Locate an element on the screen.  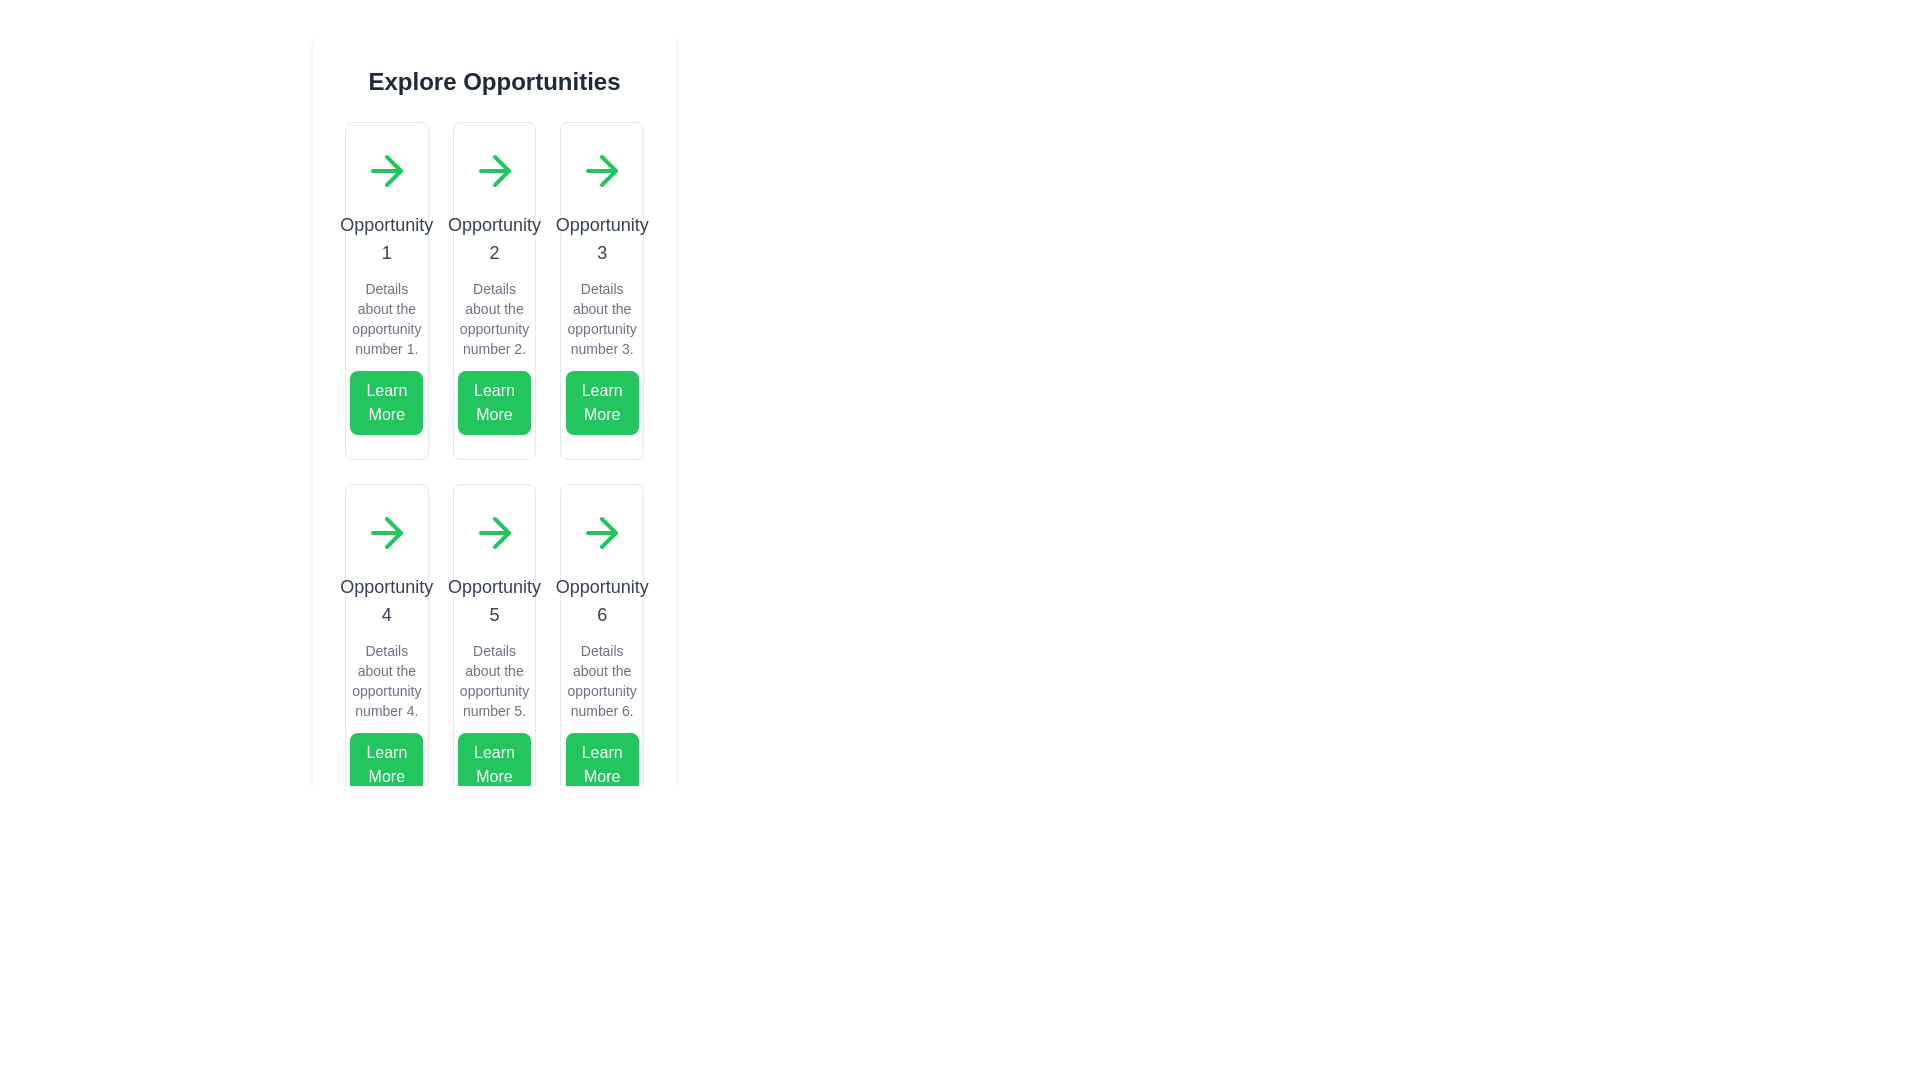
the 'Learn More' button with a green background and white text located at the bottom of the 'Opportunity 6' box to trigger the visual hover effect is located at coordinates (601, 764).